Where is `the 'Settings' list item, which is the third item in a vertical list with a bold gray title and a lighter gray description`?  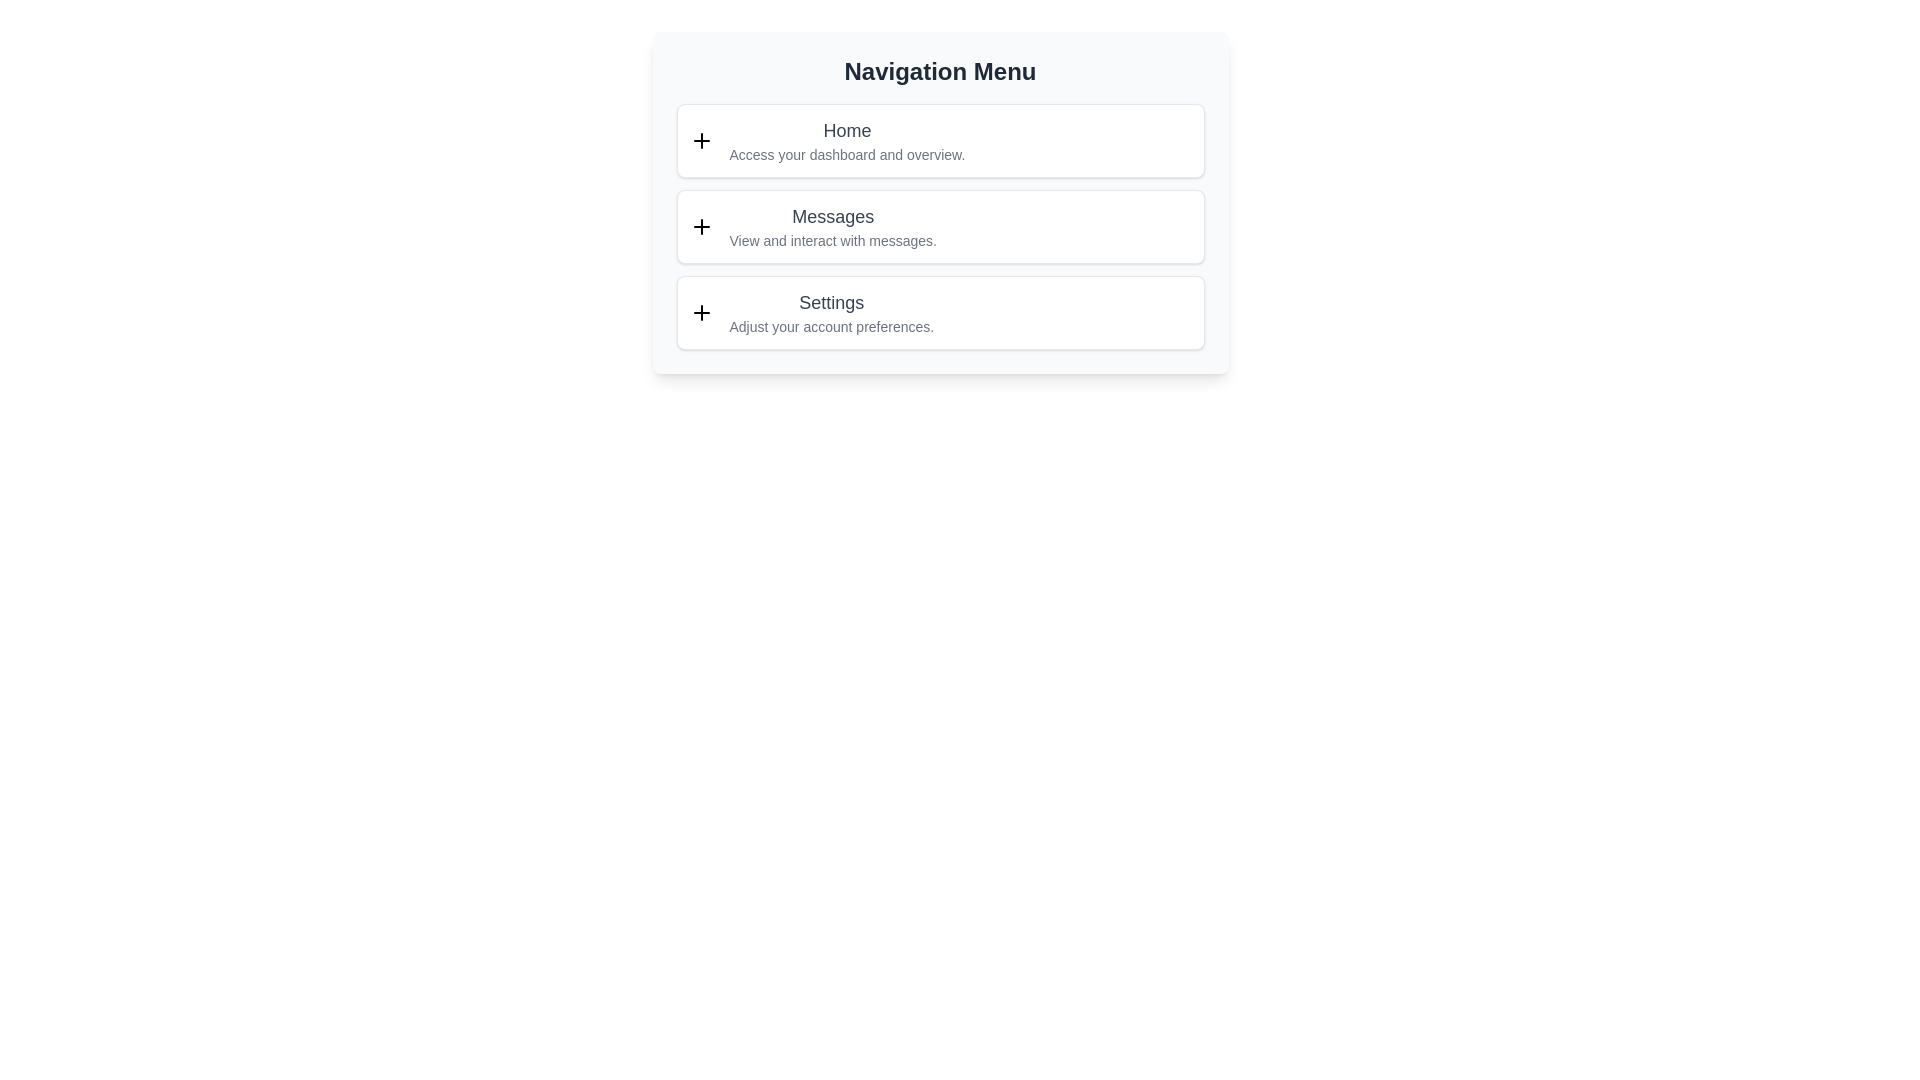 the 'Settings' list item, which is the third item in a vertical list with a bold gray title and a lighter gray description is located at coordinates (831, 312).